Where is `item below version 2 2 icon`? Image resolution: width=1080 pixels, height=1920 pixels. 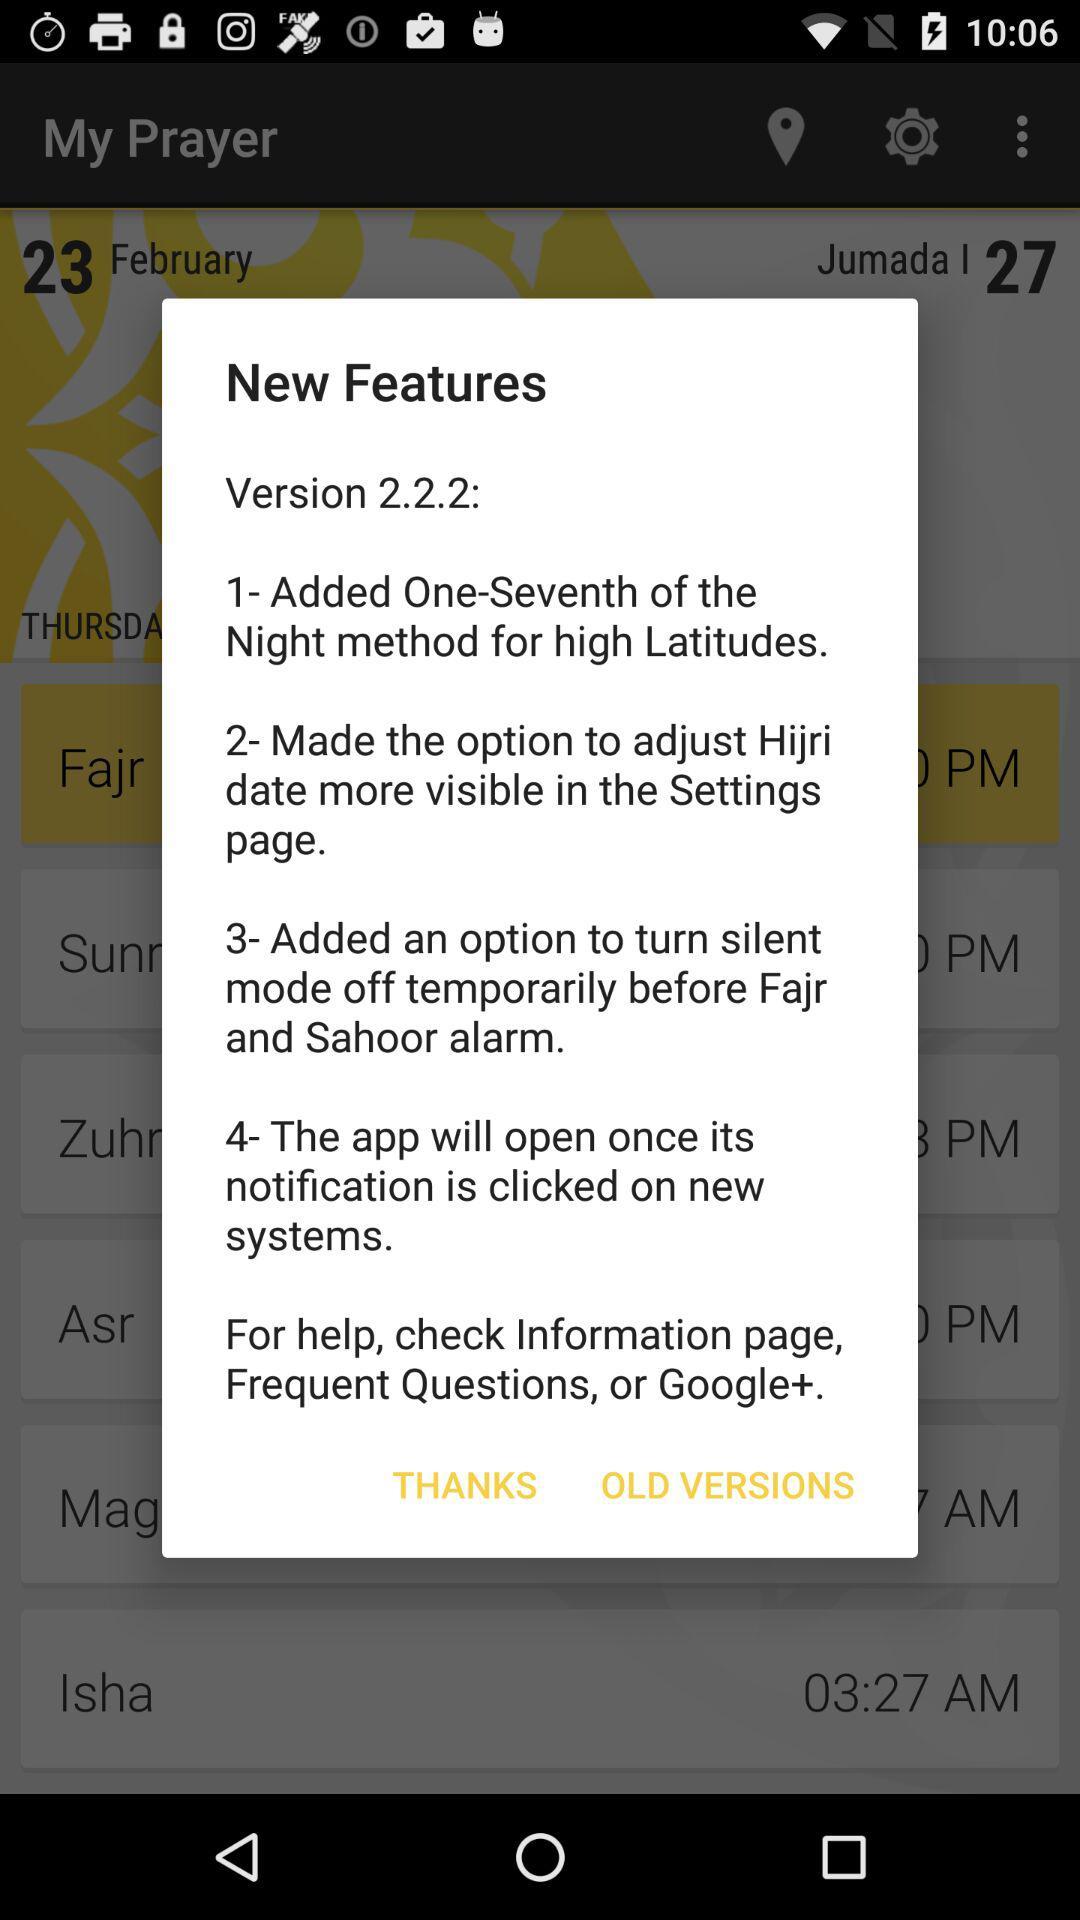
item below version 2 2 icon is located at coordinates (465, 1484).